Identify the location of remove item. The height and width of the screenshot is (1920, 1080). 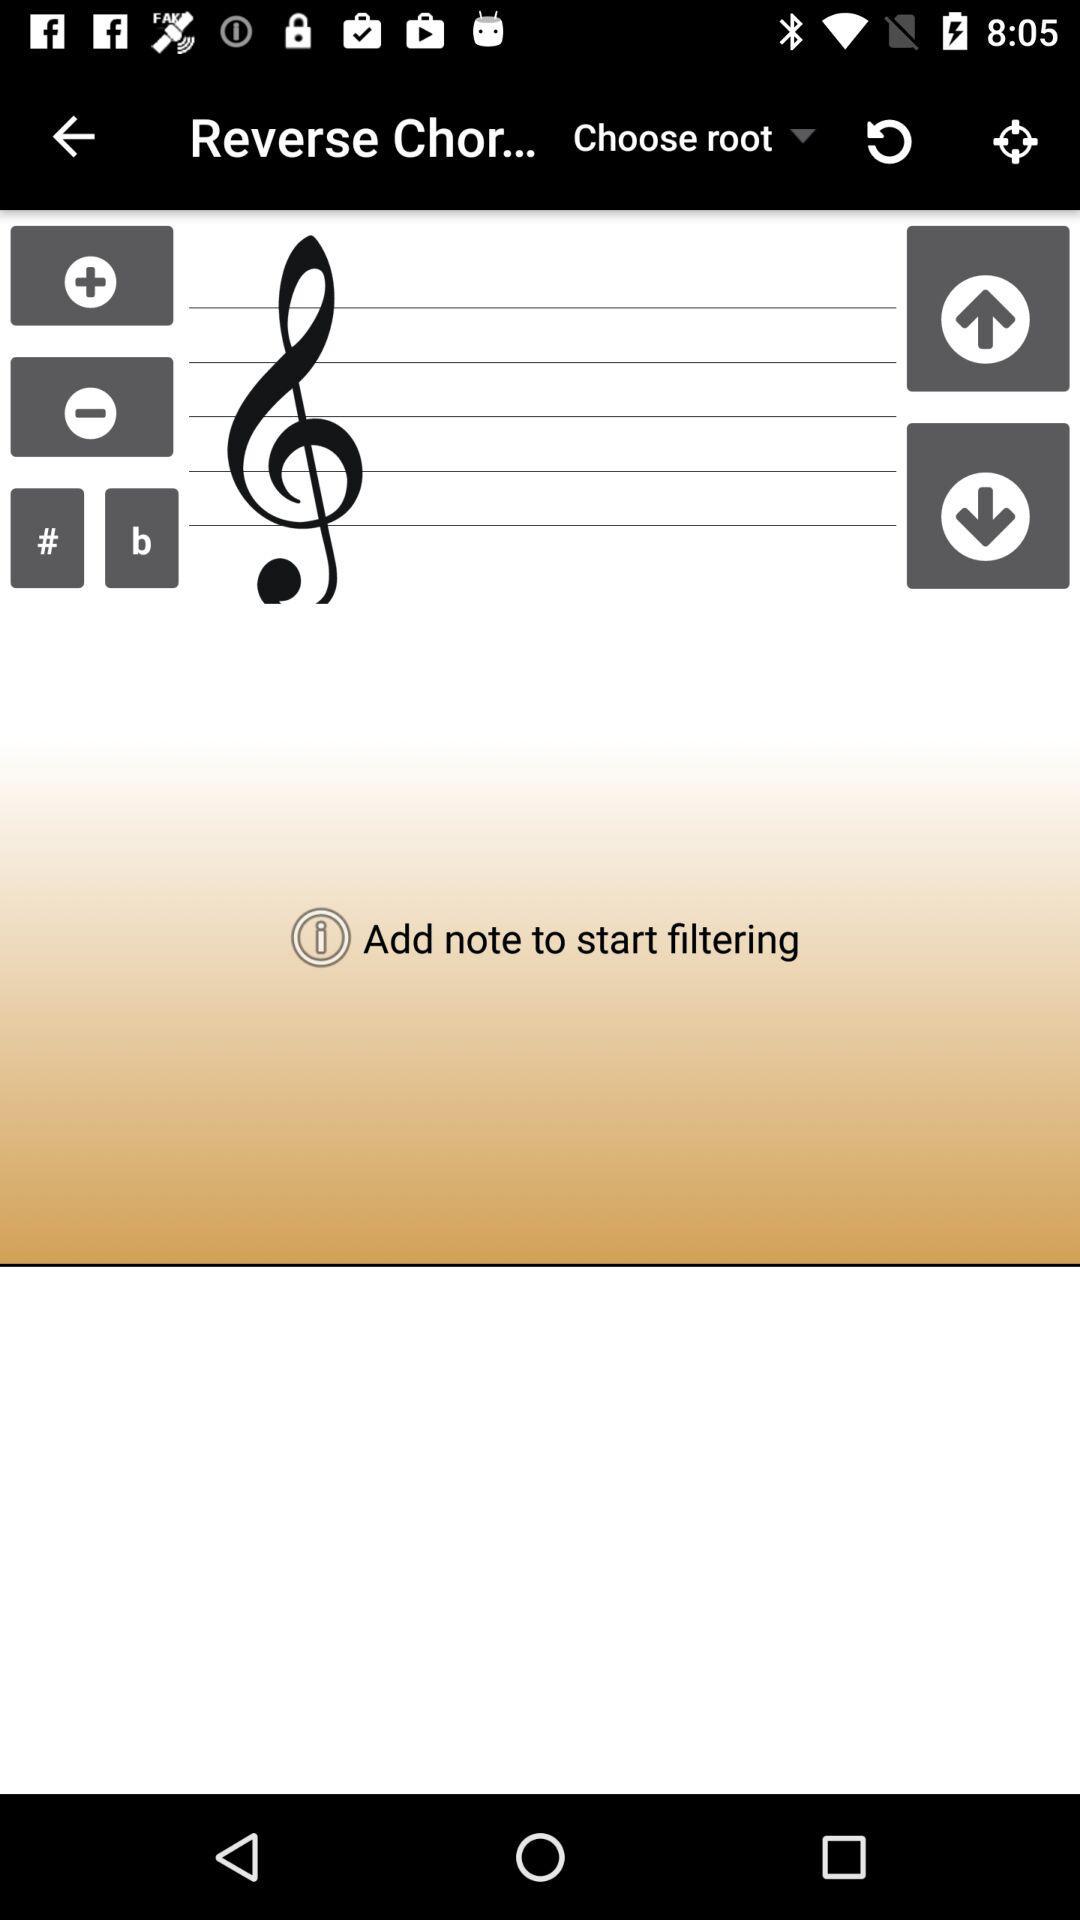
(91, 405).